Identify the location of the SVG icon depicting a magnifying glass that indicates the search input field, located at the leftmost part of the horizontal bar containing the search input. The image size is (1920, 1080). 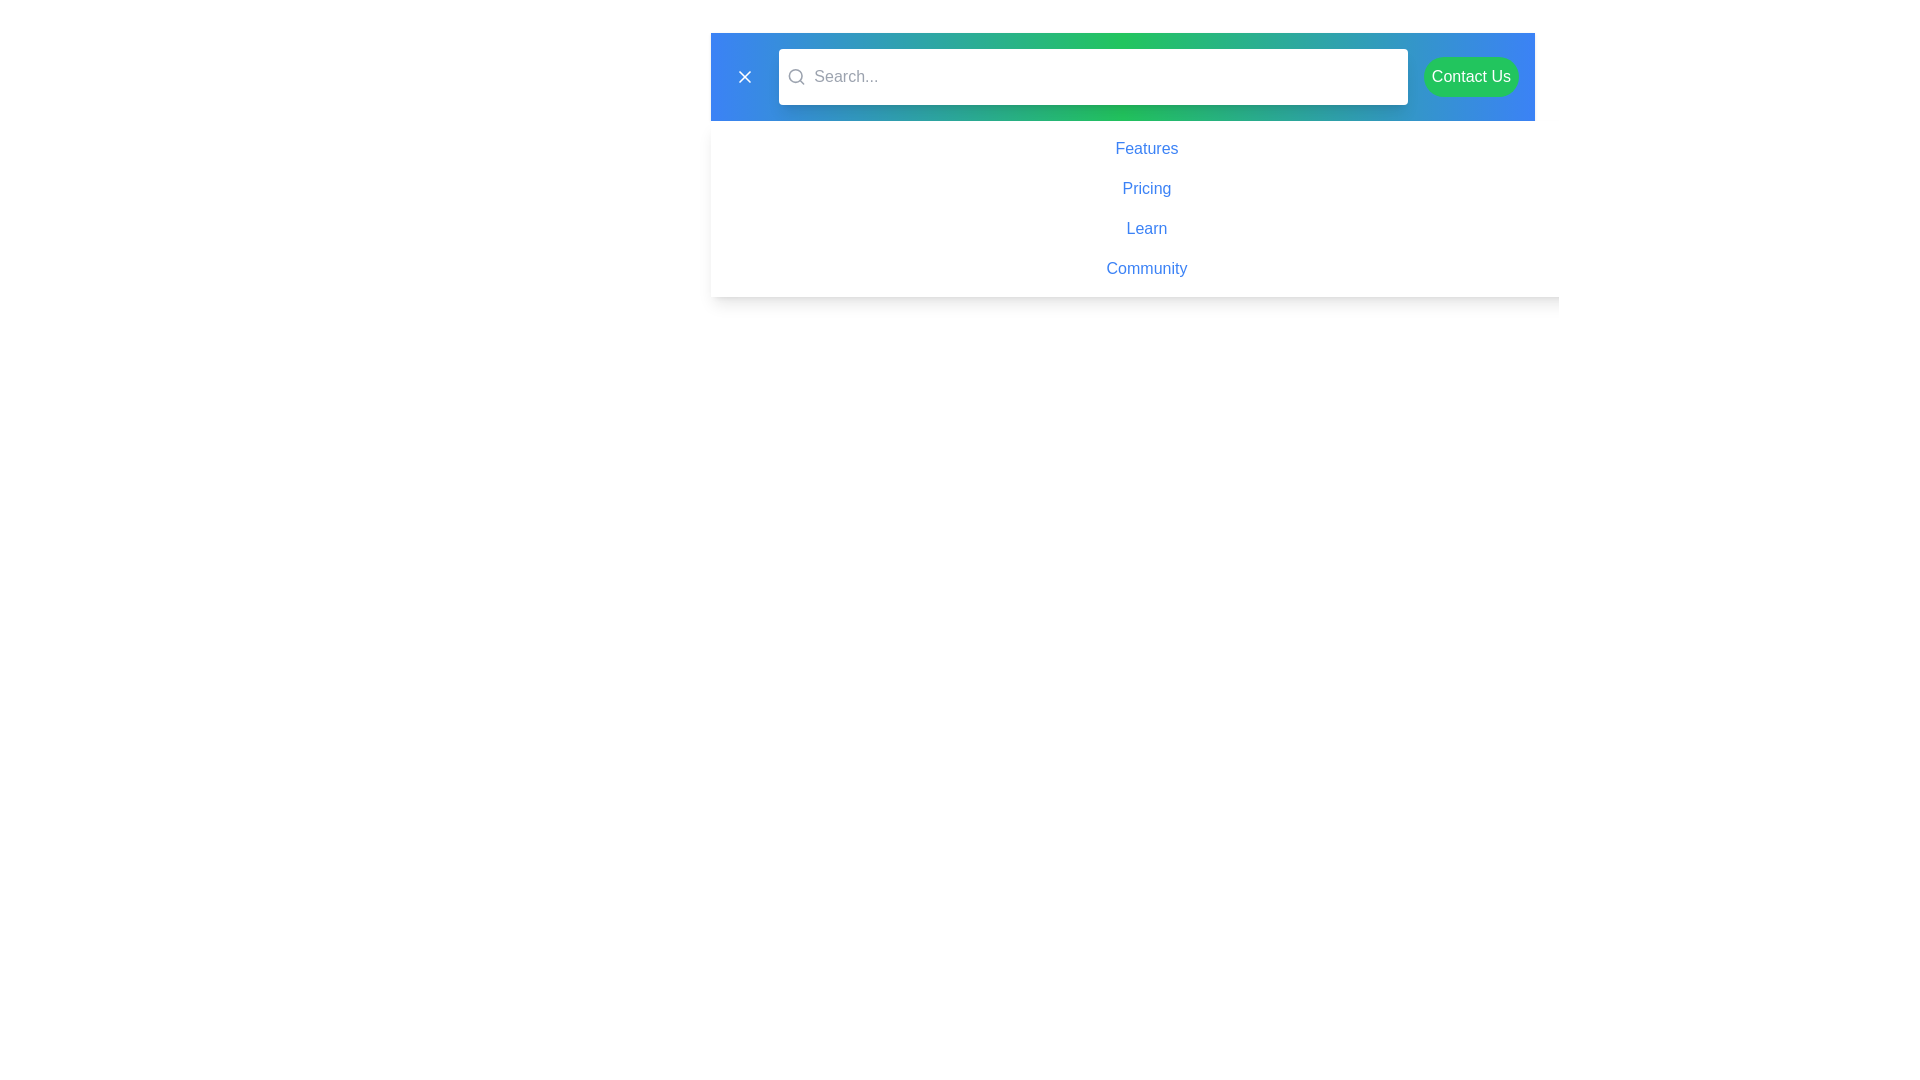
(795, 76).